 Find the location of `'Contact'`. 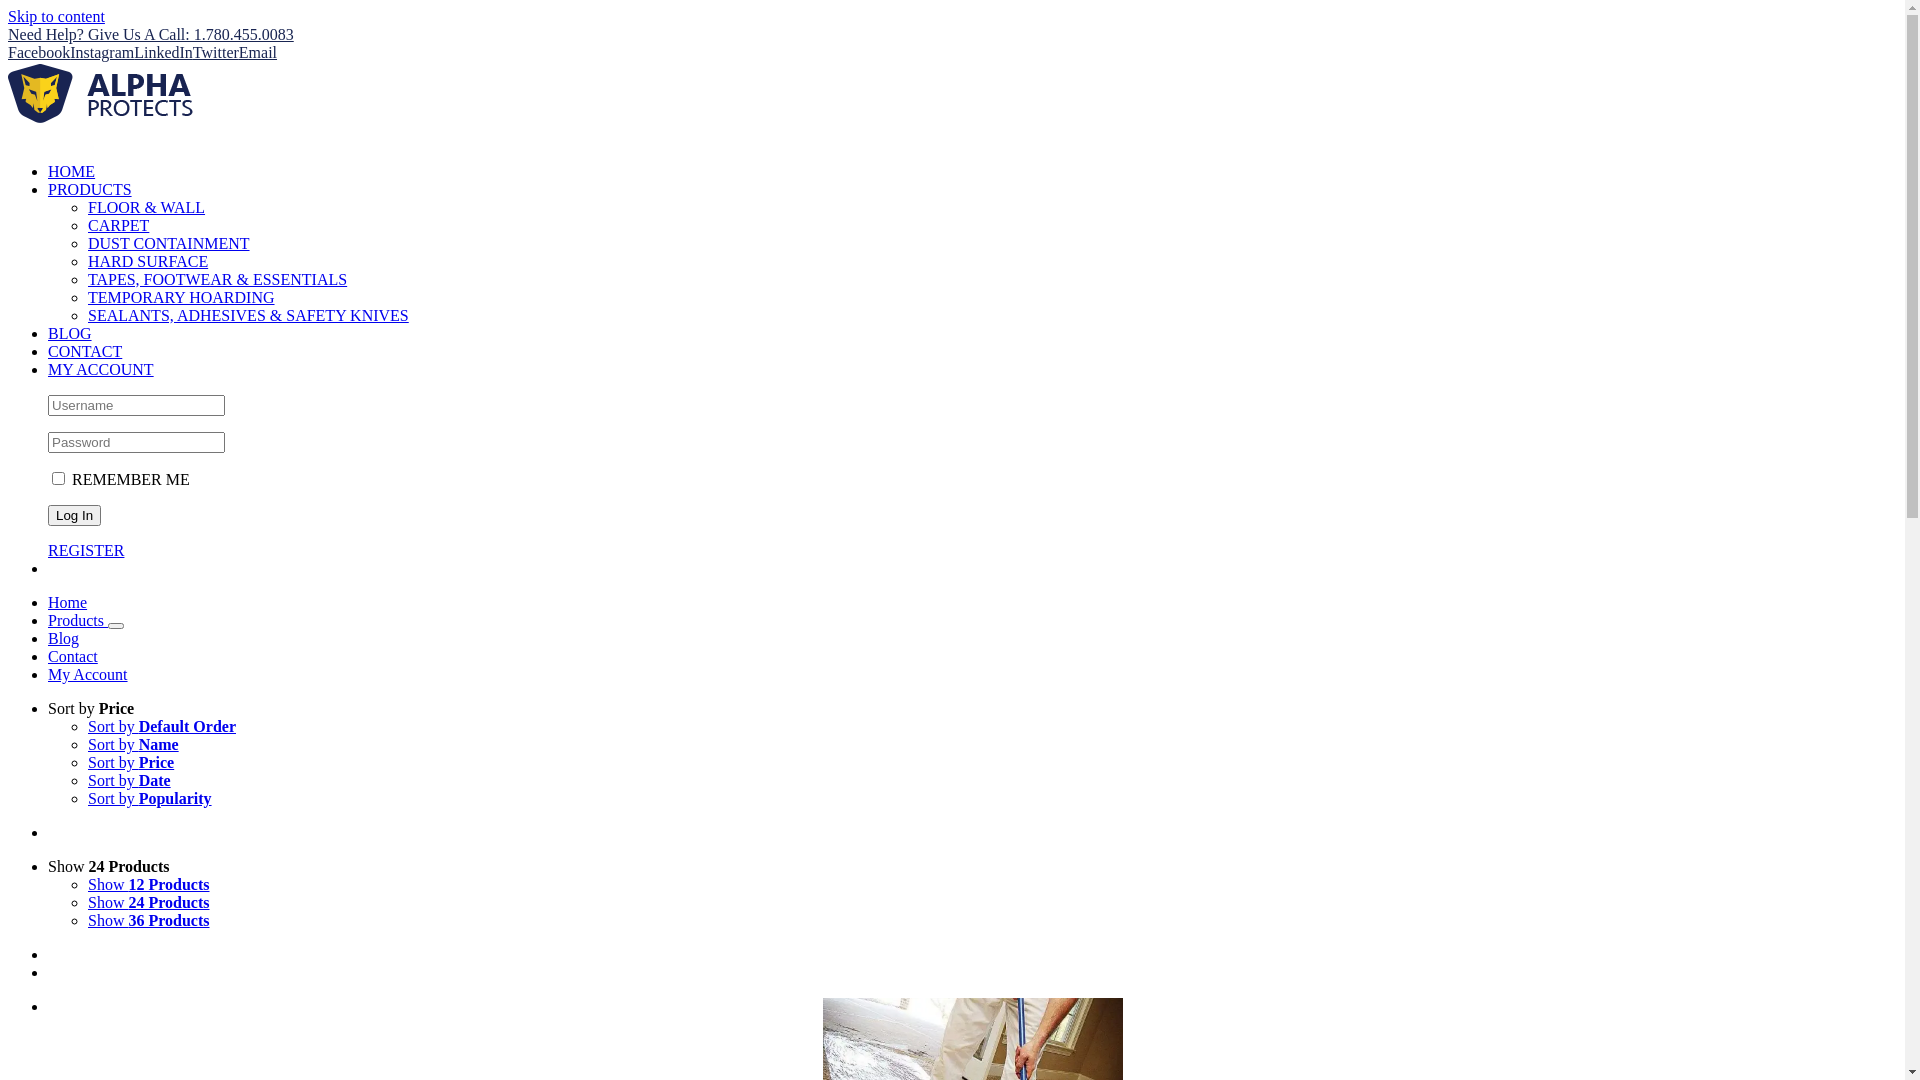

'Contact' is located at coordinates (72, 656).